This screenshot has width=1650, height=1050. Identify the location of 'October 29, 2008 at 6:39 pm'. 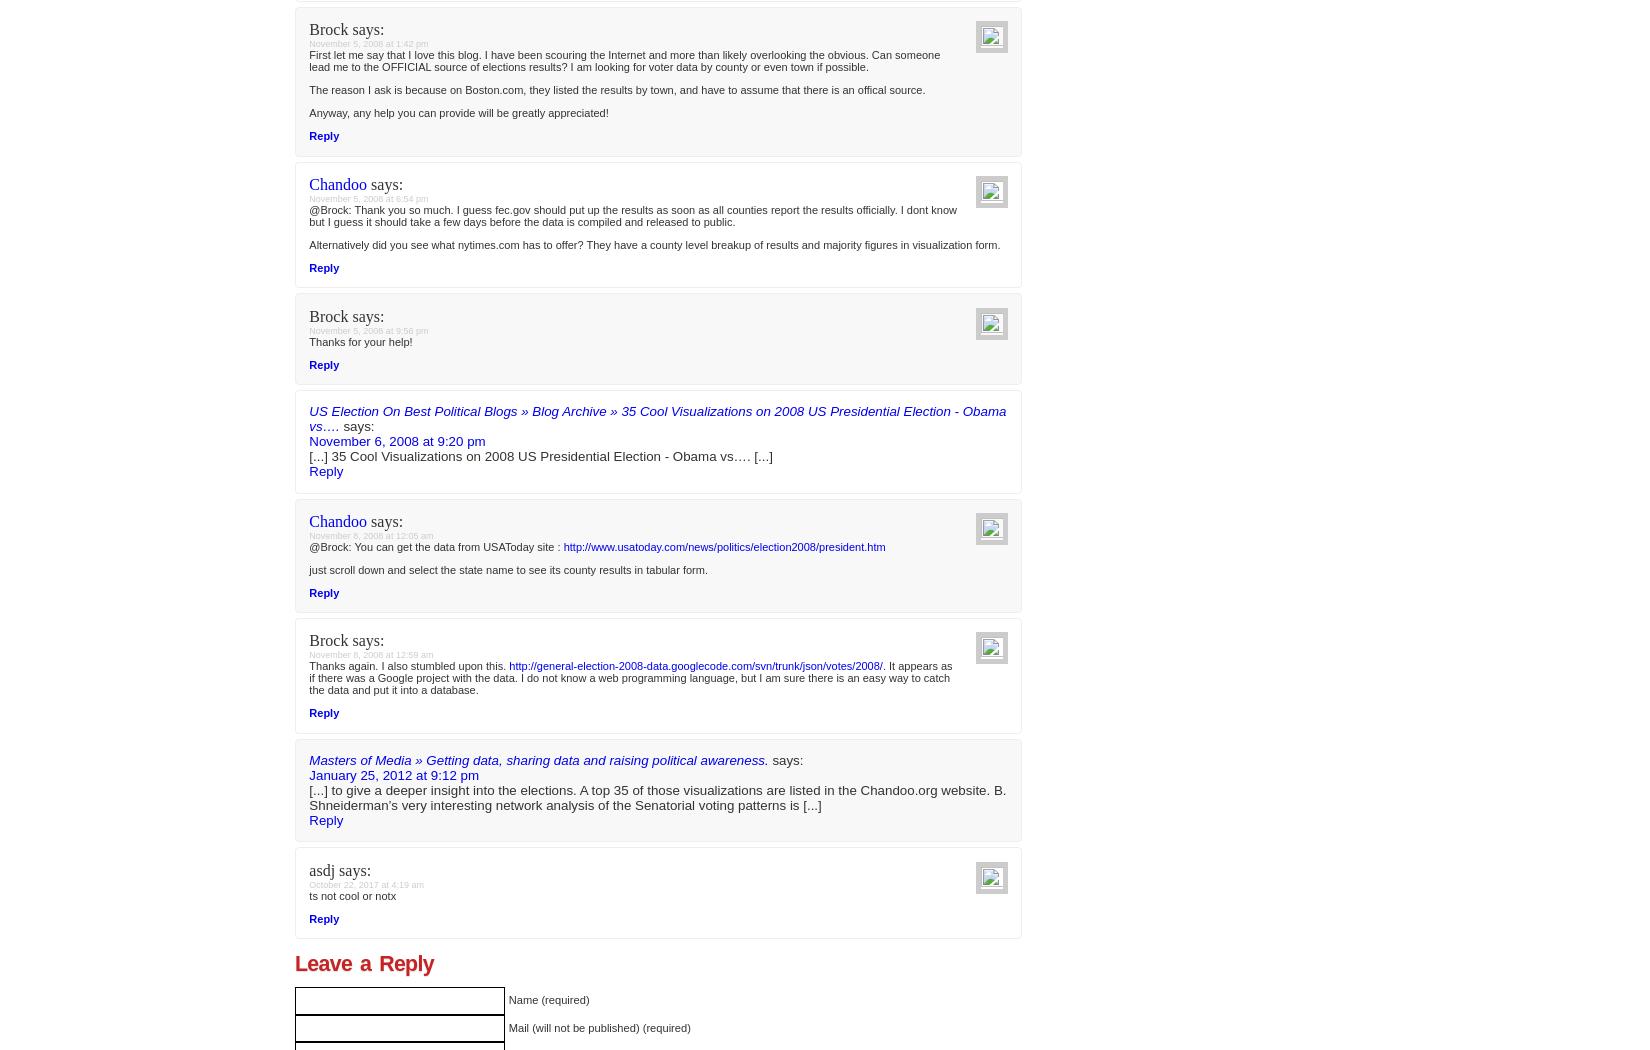
(394, 324).